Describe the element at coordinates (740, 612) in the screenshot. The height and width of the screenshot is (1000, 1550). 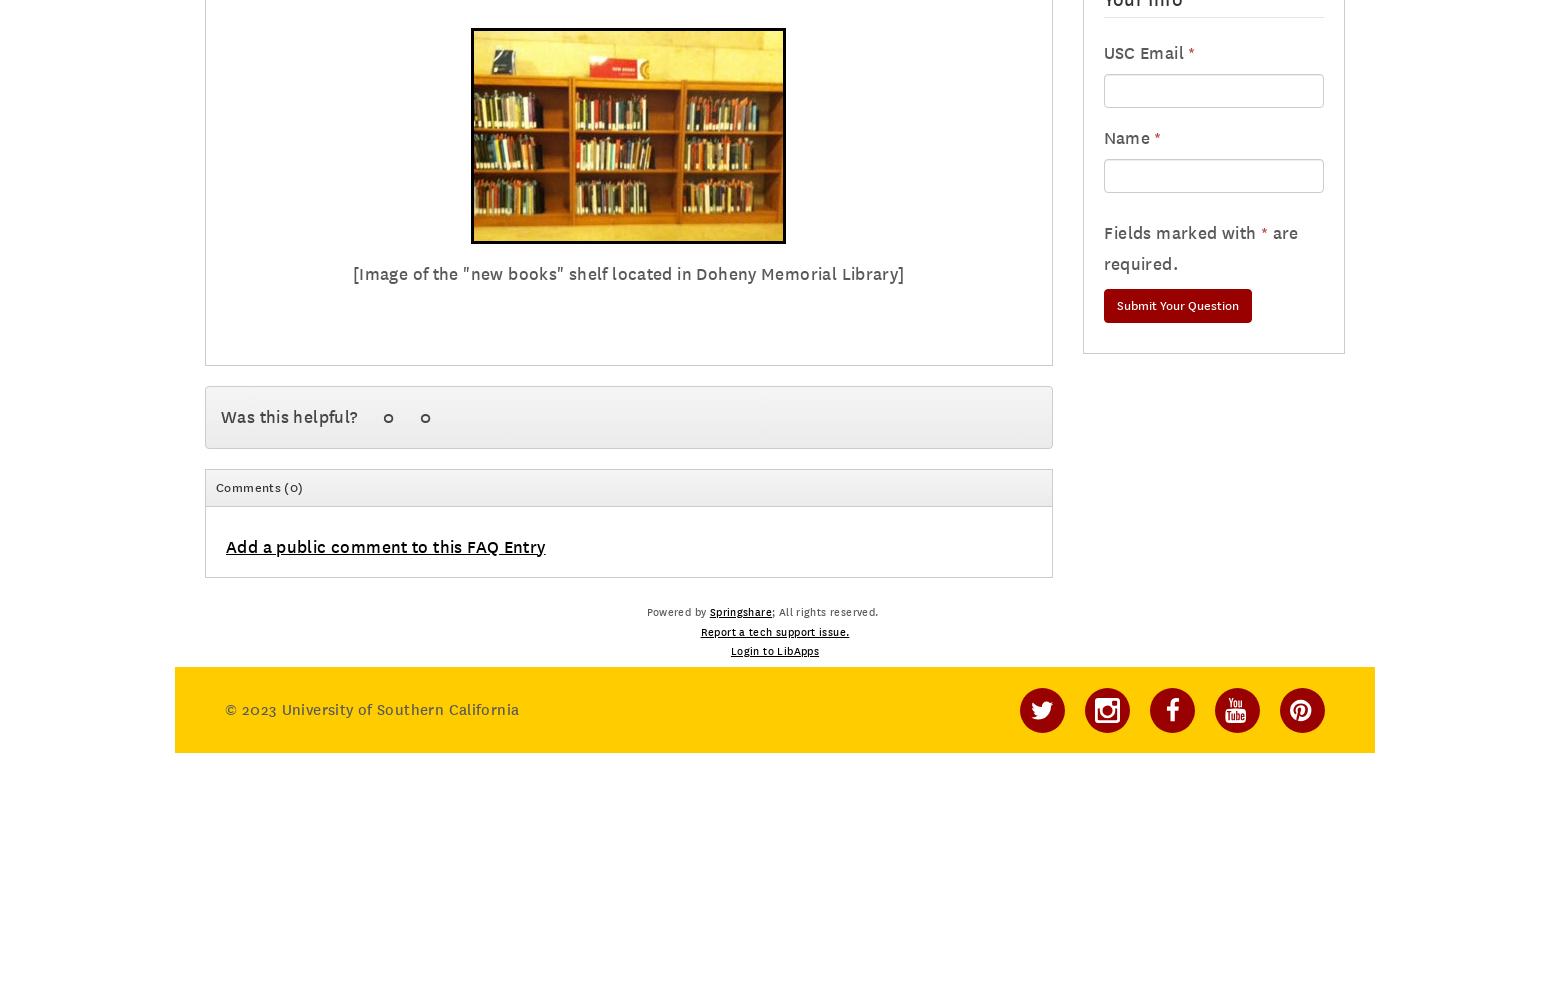
I see `'Springshare'` at that location.